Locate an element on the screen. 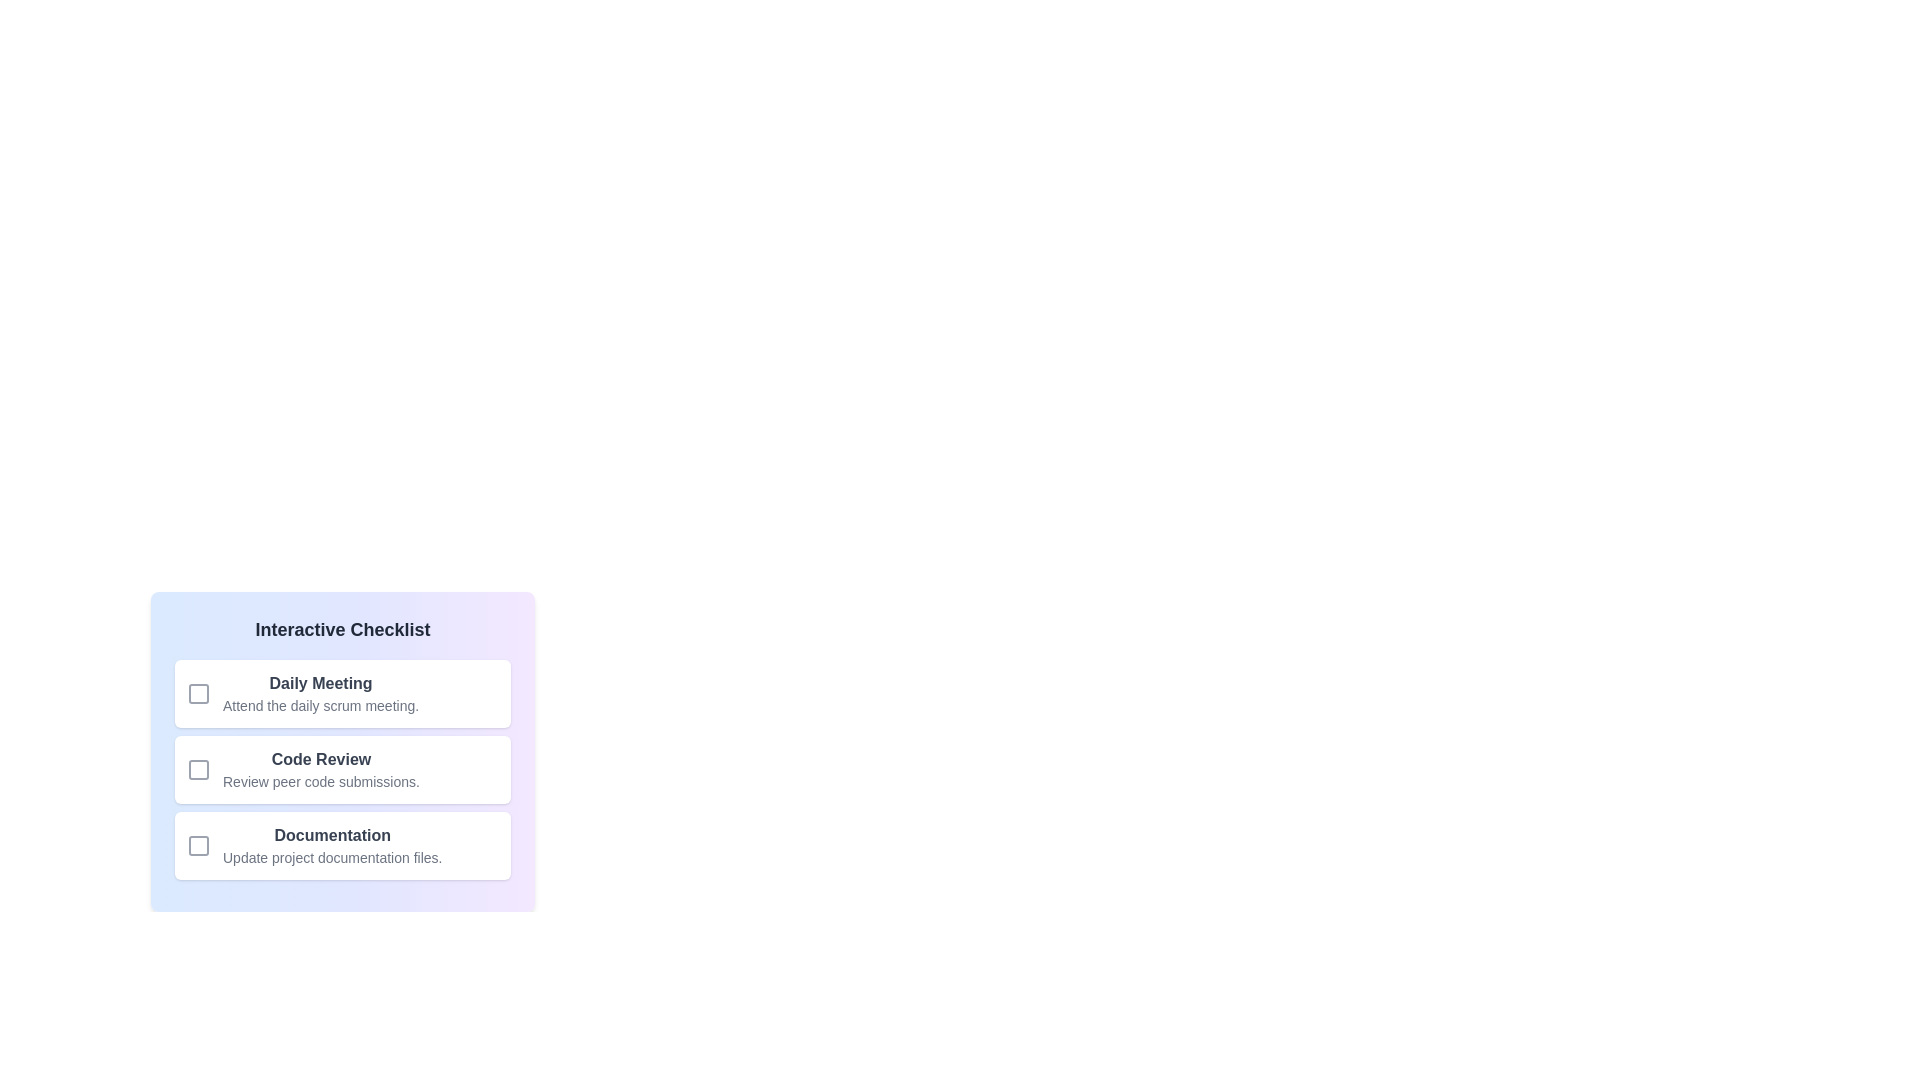 The width and height of the screenshot is (1920, 1080). text of the checklist item that includes the bolded 'Documentation' and the lighter gray 'Update project documentation files.' is located at coordinates (342, 845).